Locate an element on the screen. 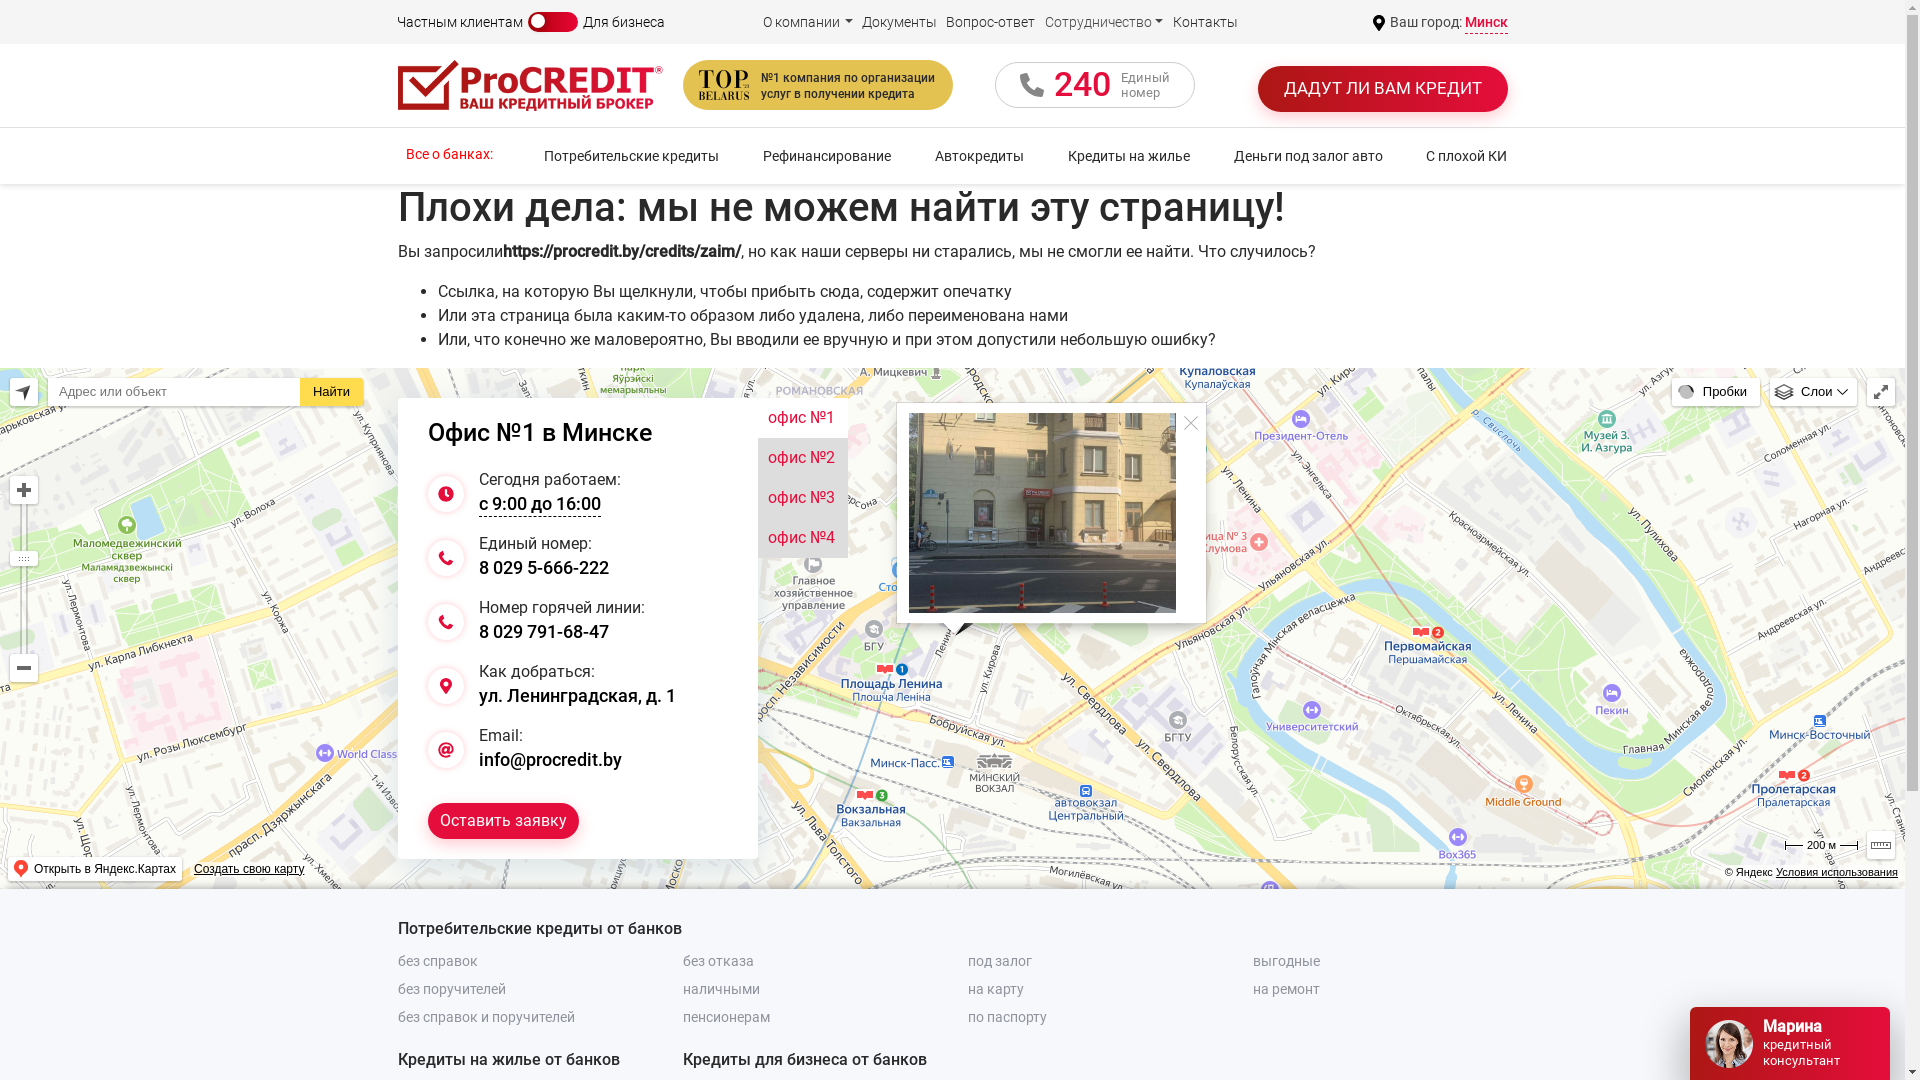 The height and width of the screenshot is (1080, 1920). 'info@procredit.by' is located at coordinates (549, 758).